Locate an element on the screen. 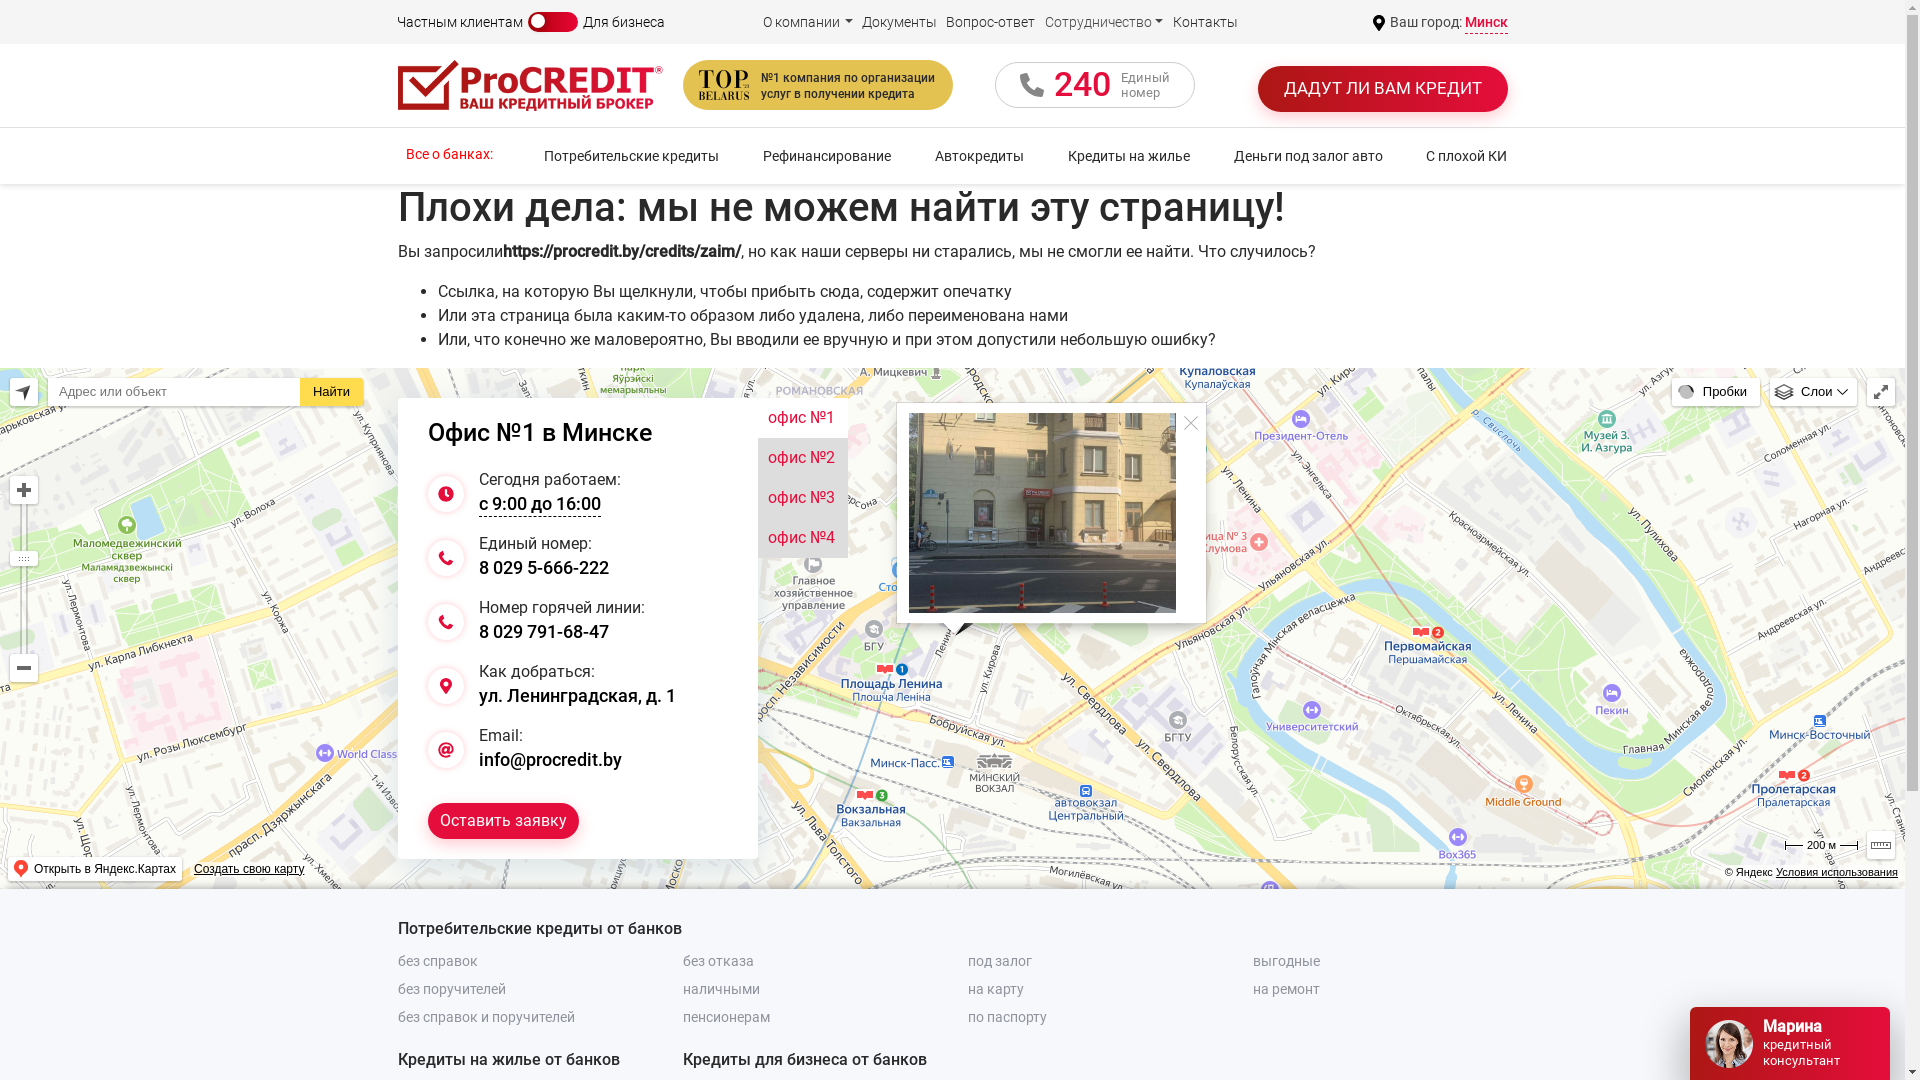 The height and width of the screenshot is (1080, 1920). 'info@procredit.by' is located at coordinates (549, 758).